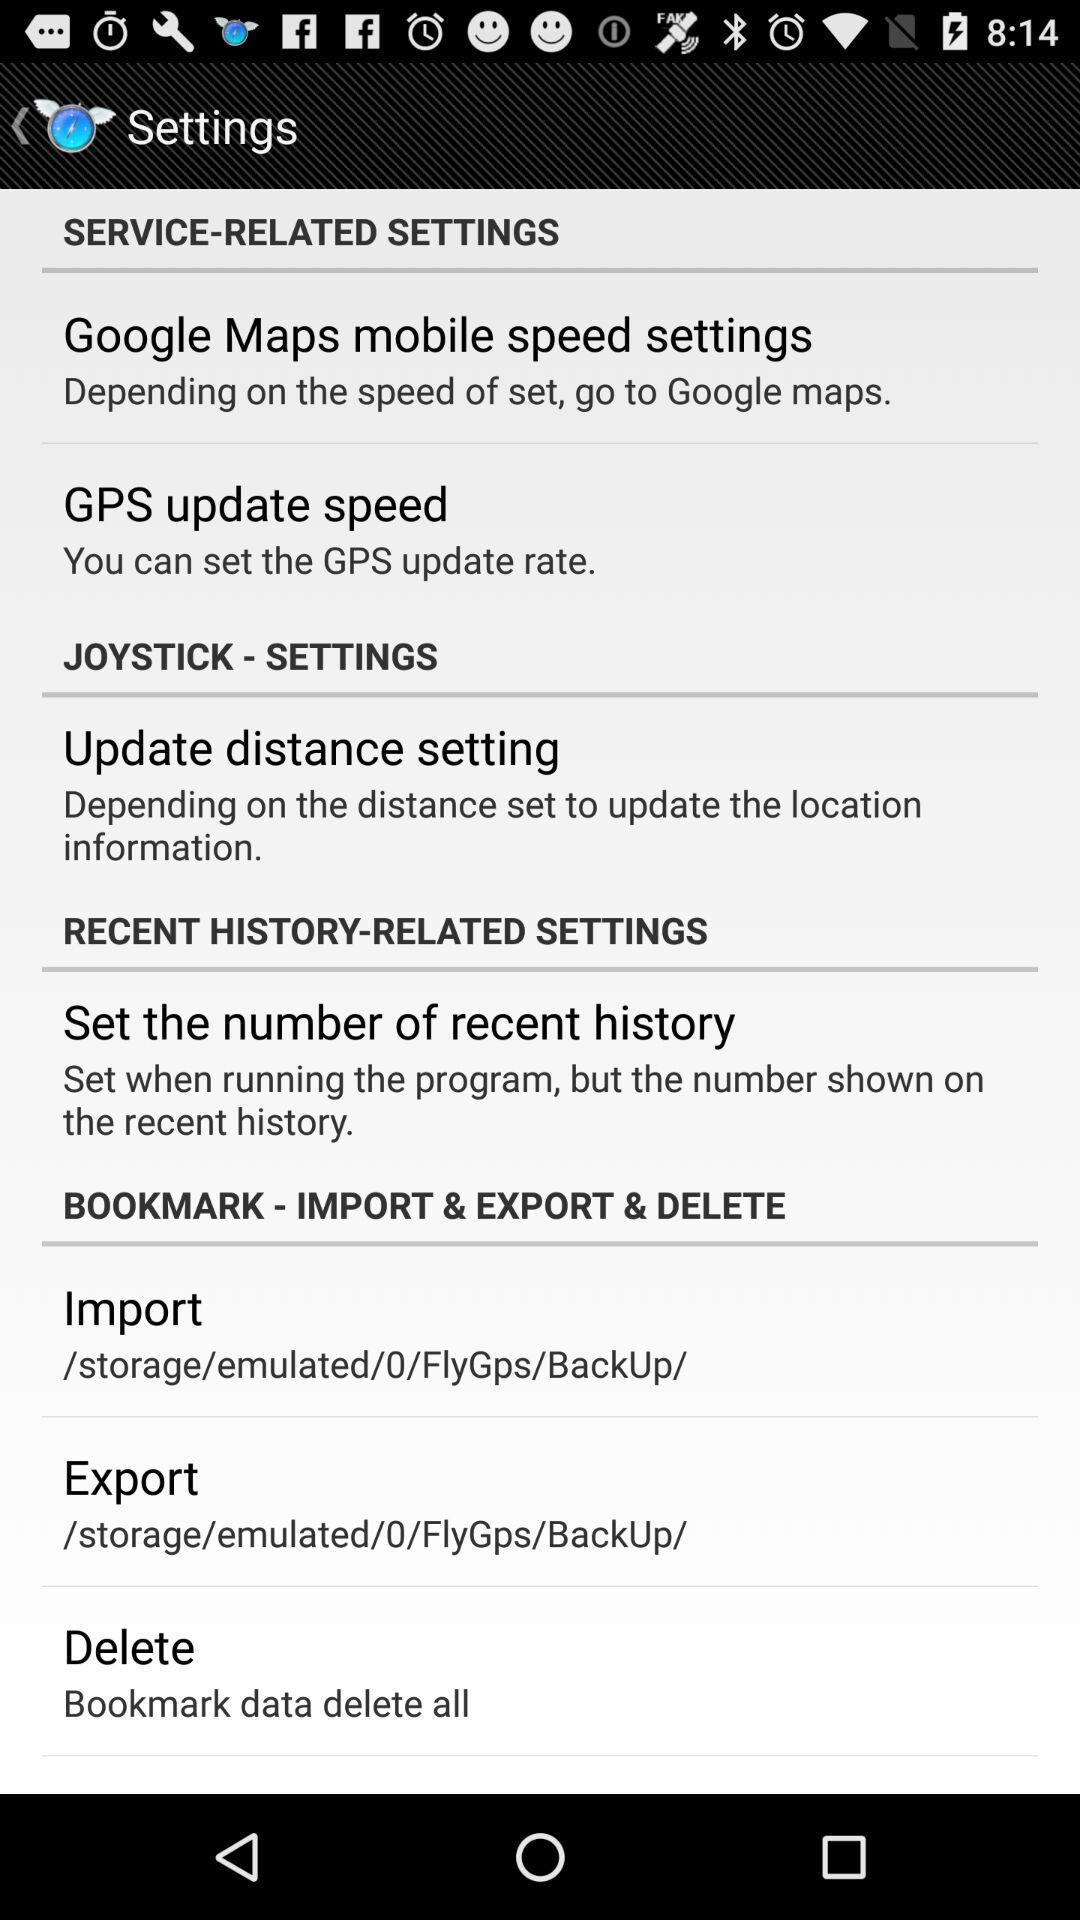 The image size is (1080, 1920). I want to click on the app below the you can set app, so click(540, 655).